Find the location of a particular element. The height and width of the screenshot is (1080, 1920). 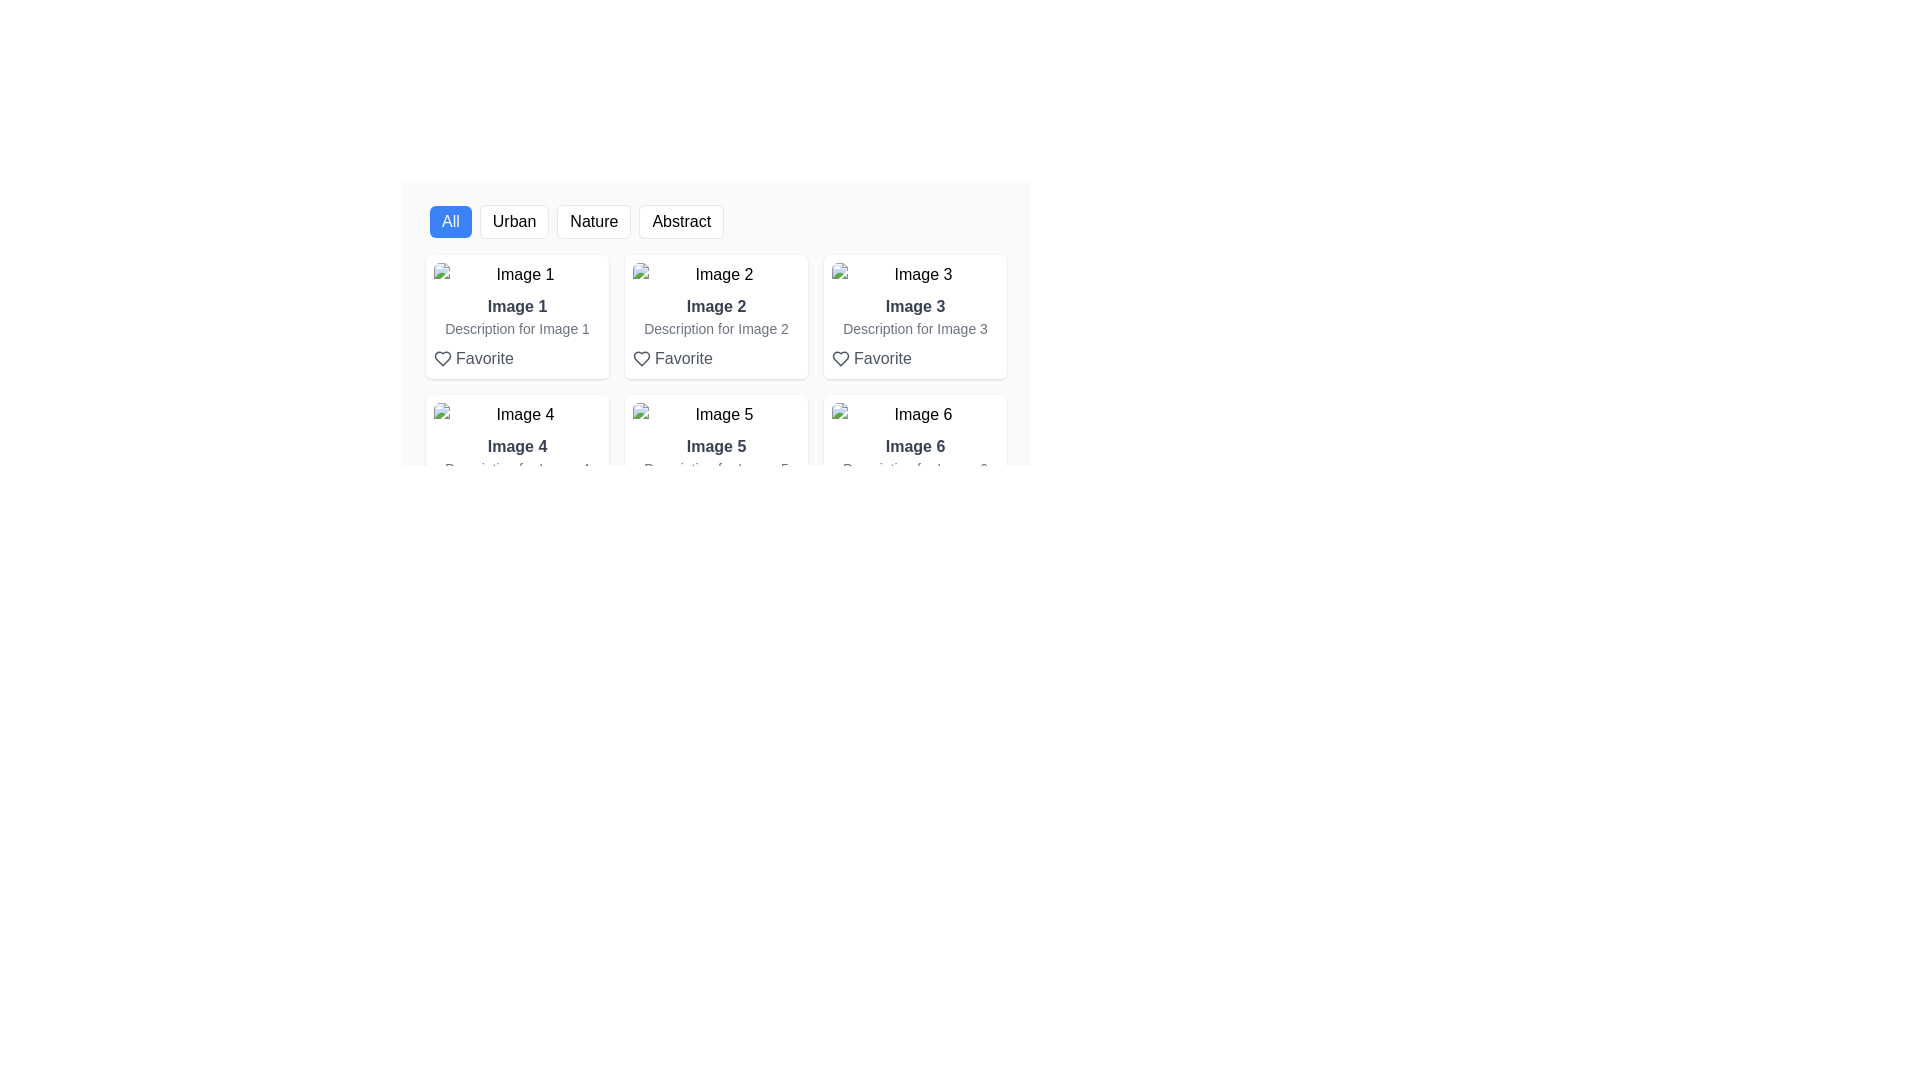

the thumbnail representing 'Image 2' located in the second card of the top row in the grid of image cards is located at coordinates (716, 274).